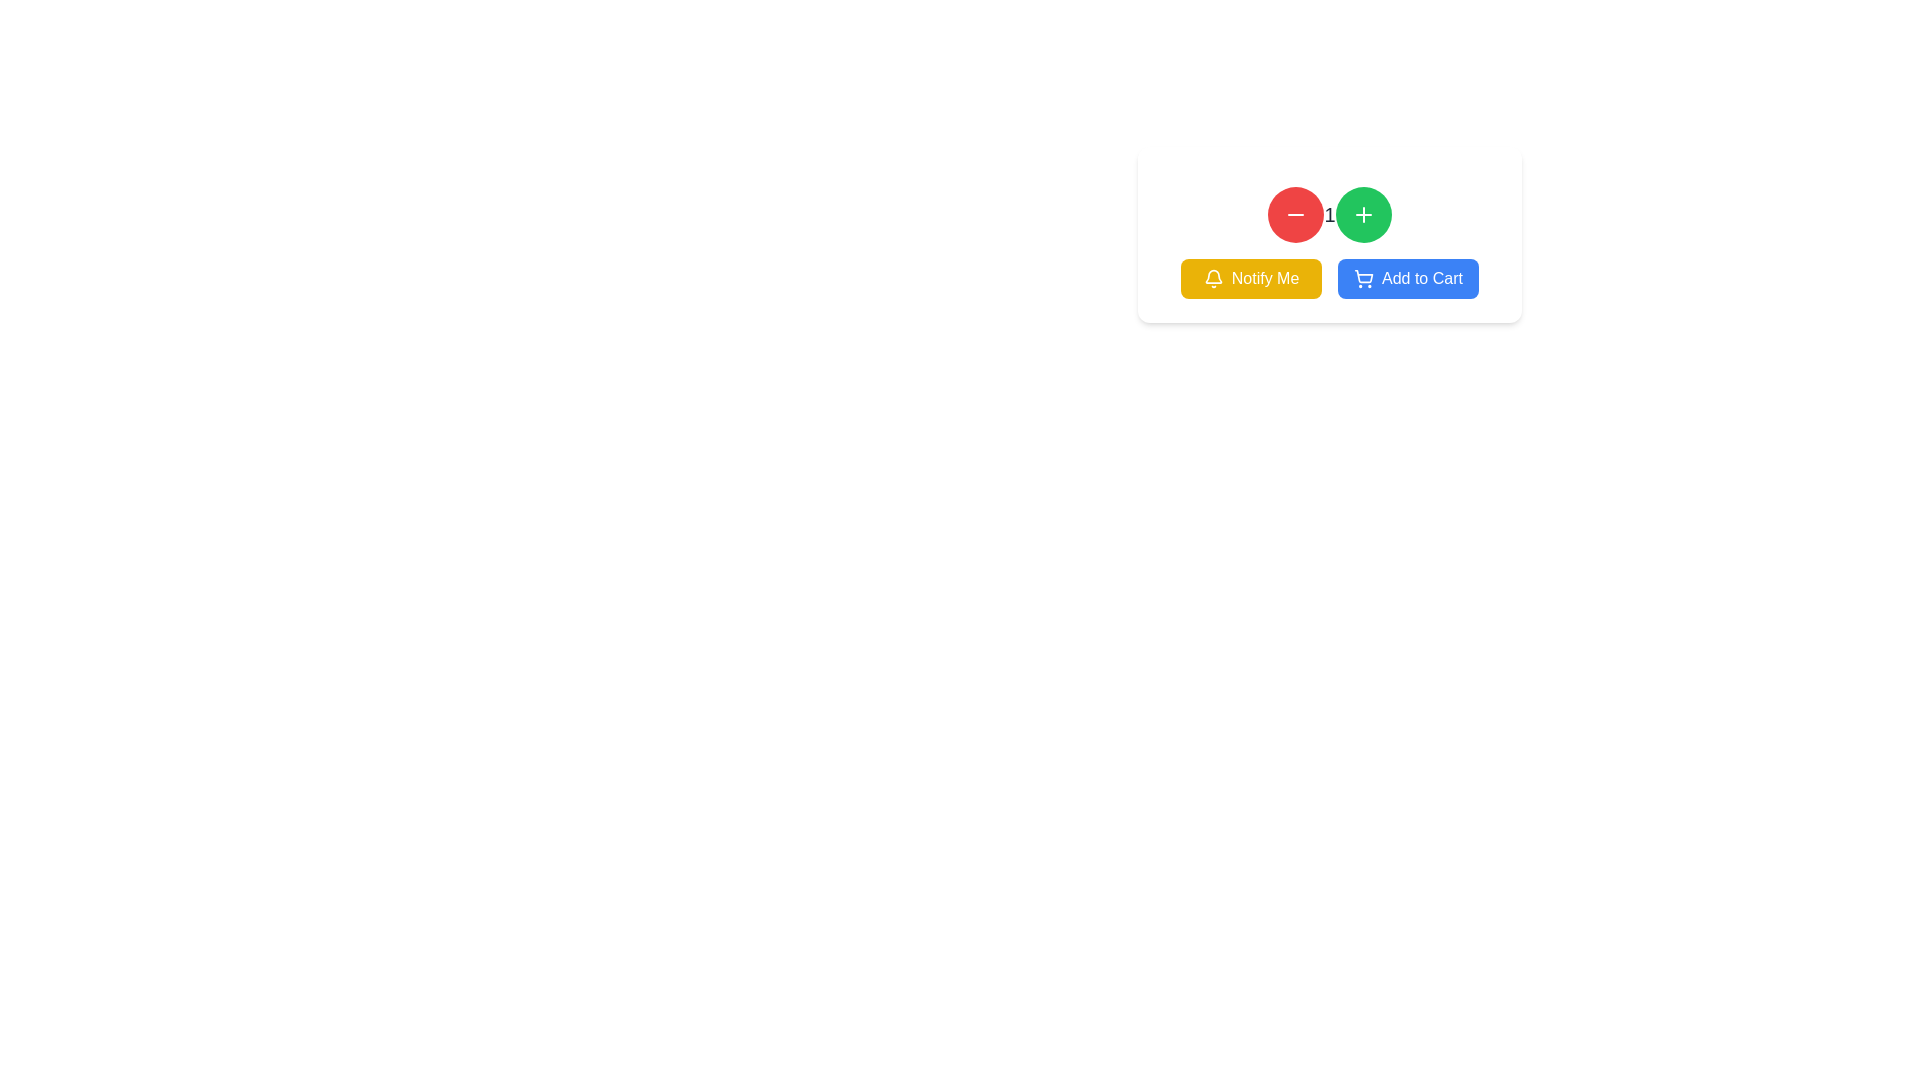 Image resolution: width=1920 pixels, height=1080 pixels. What do you see at coordinates (1329, 215) in the screenshot?
I see `the value display element showing the number '1', which is positioned between a red decrement button and a green increment button, within a card-like component` at bounding box center [1329, 215].